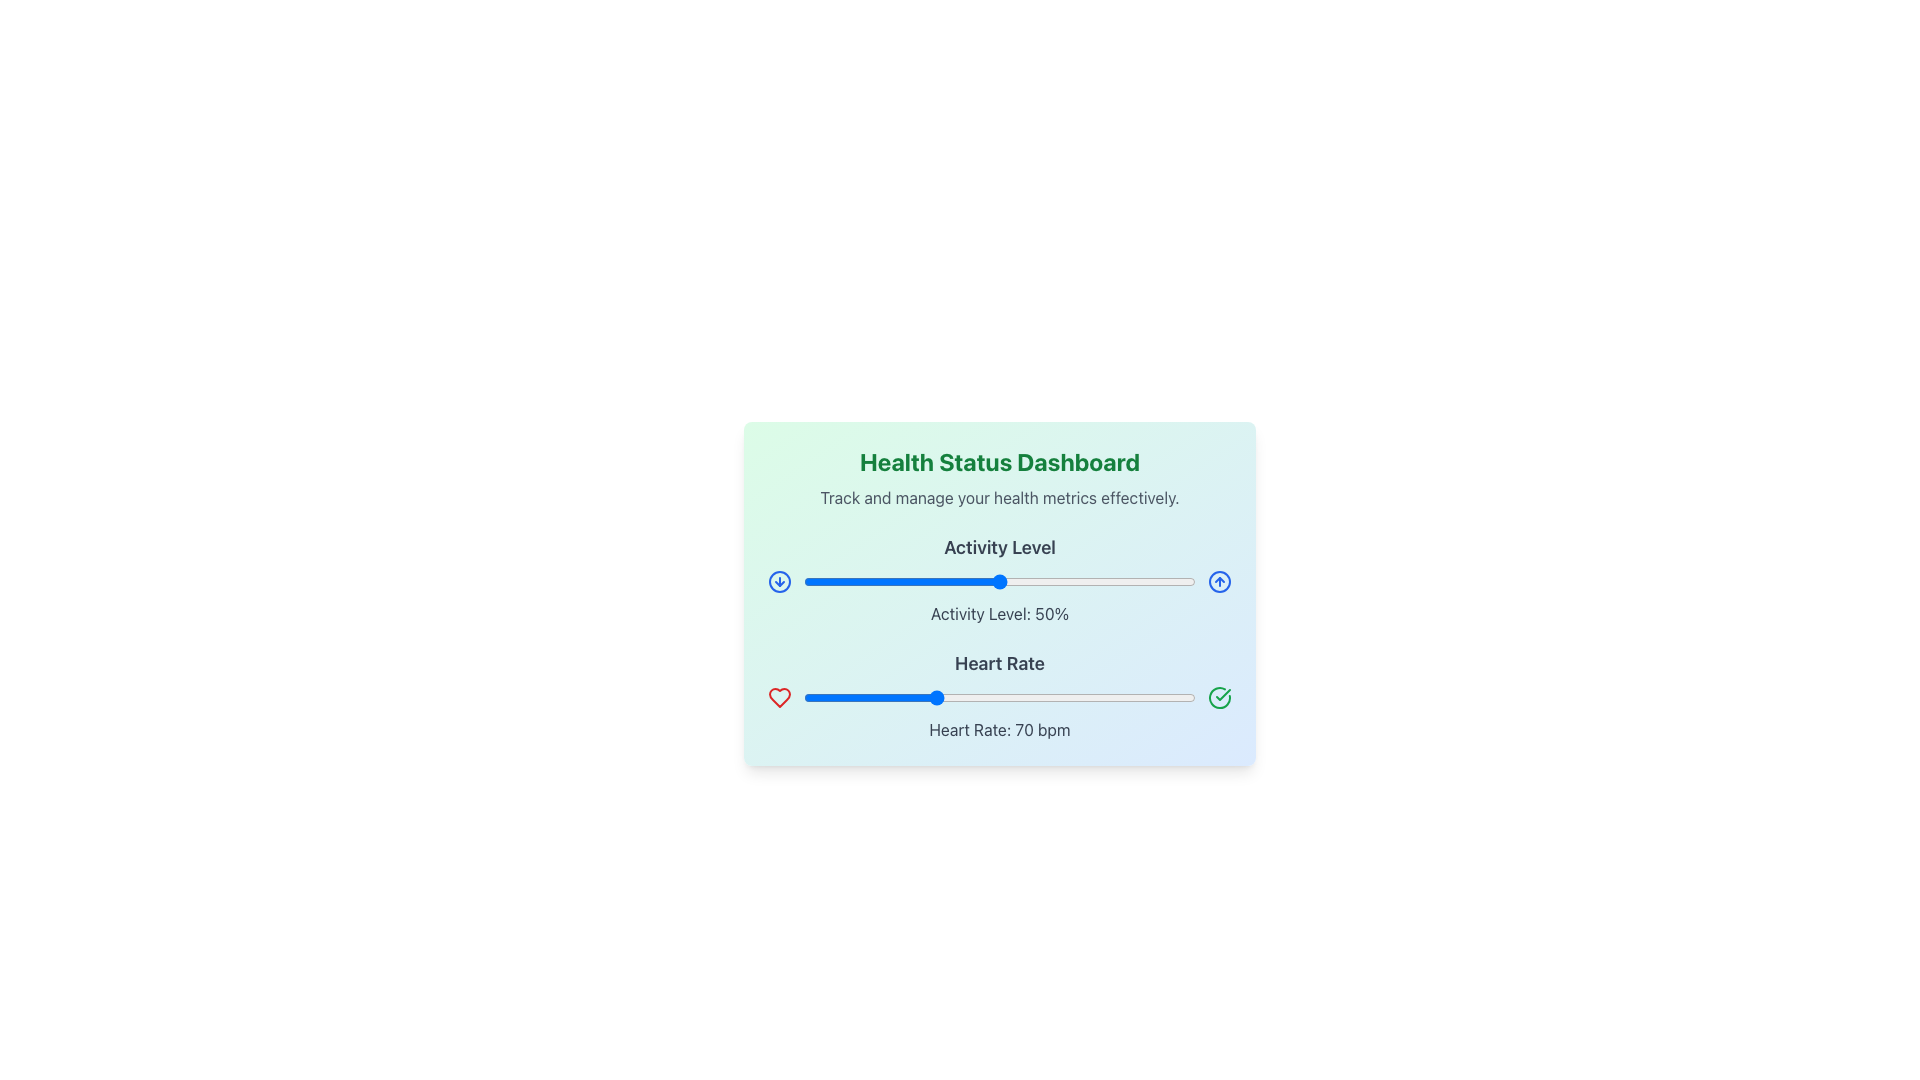 The image size is (1920, 1080). What do you see at coordinates (866, 582) in the screenshot?
I see `the activity level` at bounding box center [866, 582].